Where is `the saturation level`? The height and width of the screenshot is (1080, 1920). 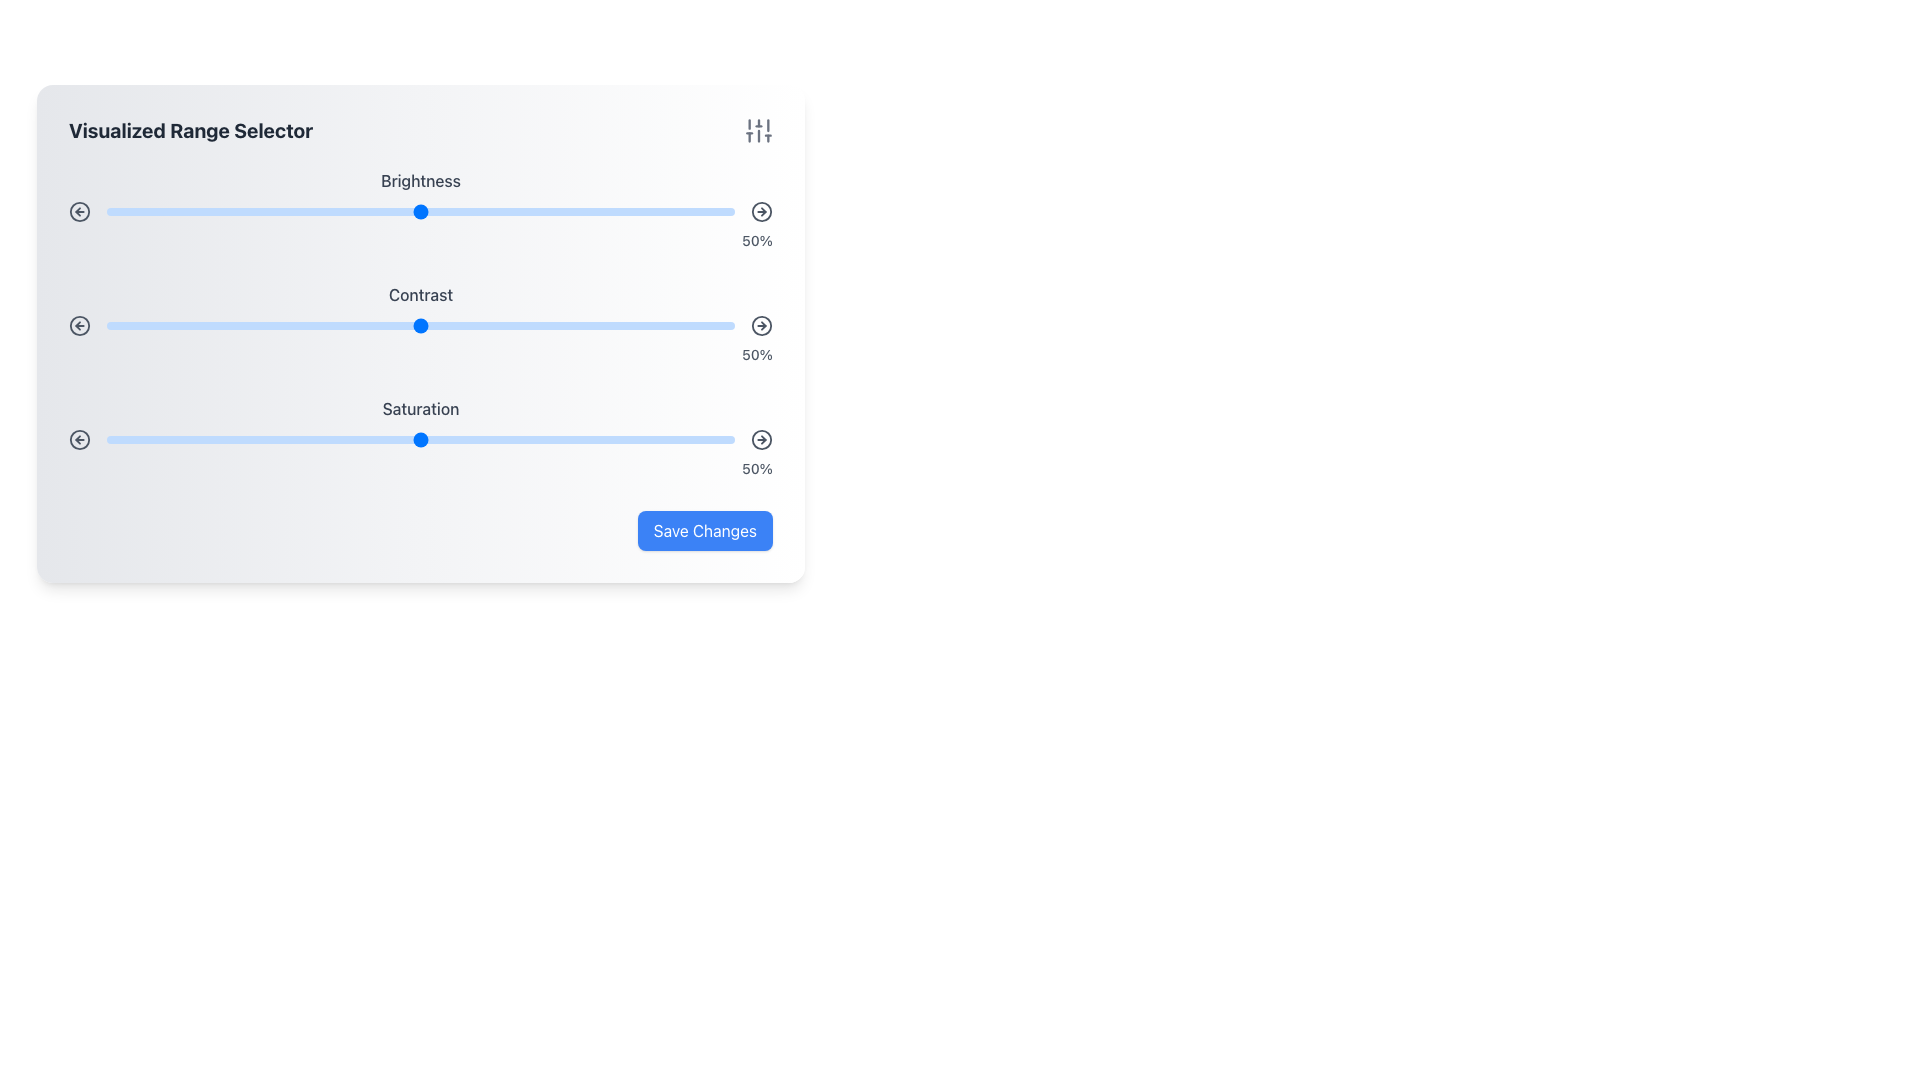
the saturation level is located at coordinates (508, 438).